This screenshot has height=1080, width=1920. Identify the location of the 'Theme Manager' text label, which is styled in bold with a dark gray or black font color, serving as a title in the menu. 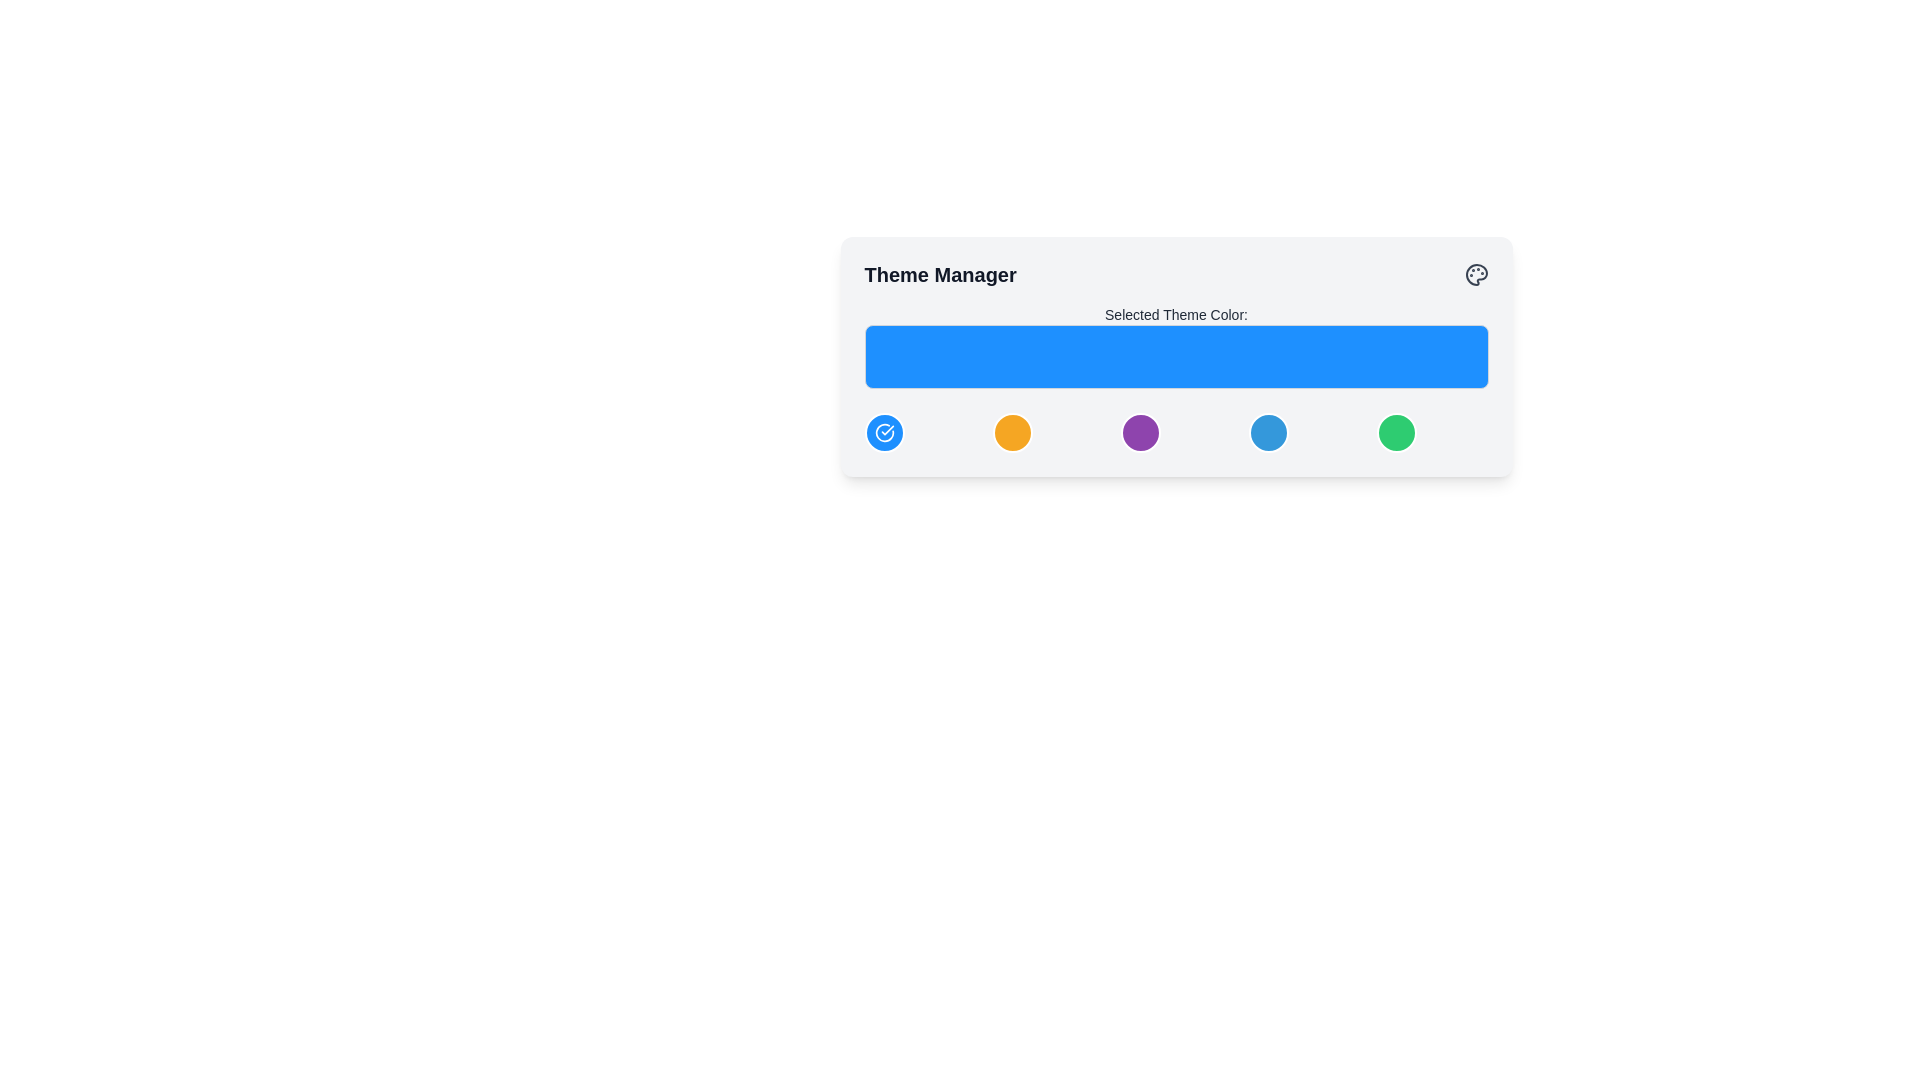
(939, 274).